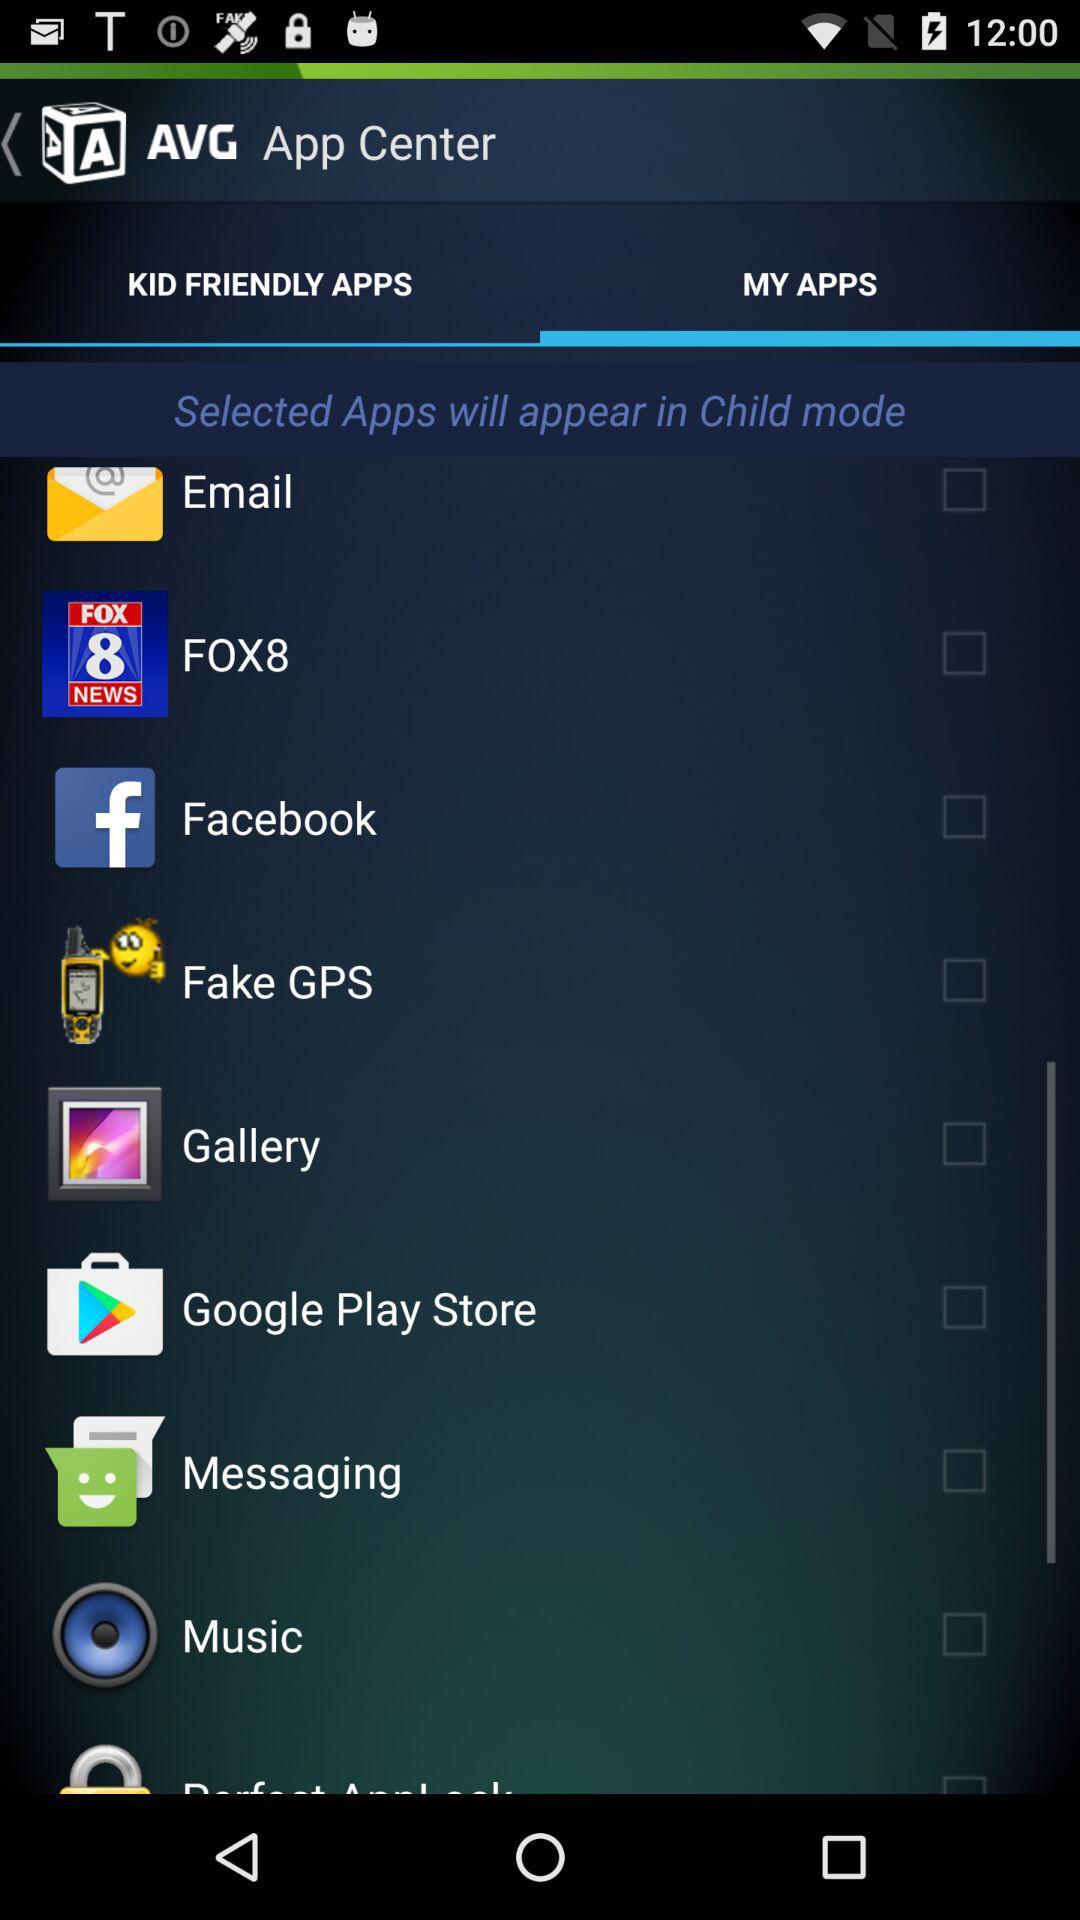 The width and height of the screenshot is (1080, 1920). I want to click on email app, so click(993, 498).